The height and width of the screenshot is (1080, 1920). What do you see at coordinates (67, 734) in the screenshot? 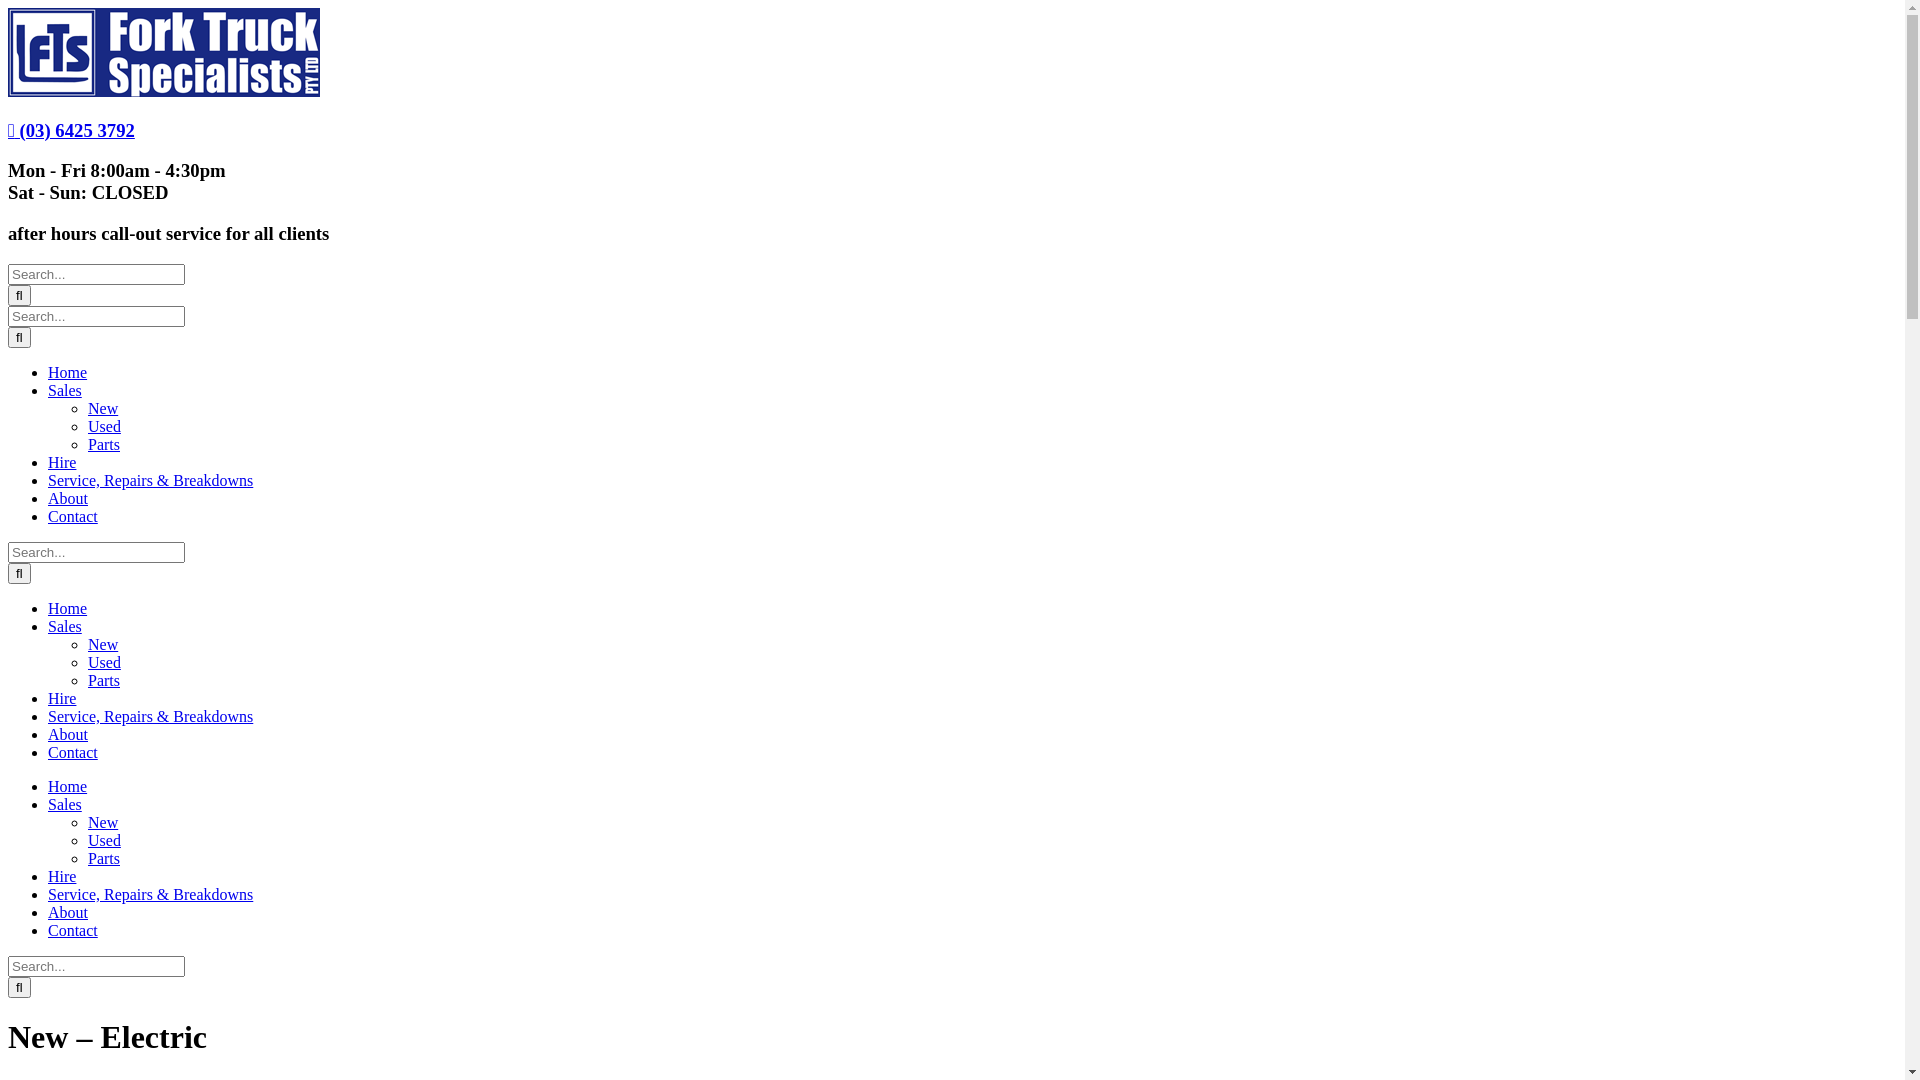
I see `'About'` at bounding box center [67, 734].